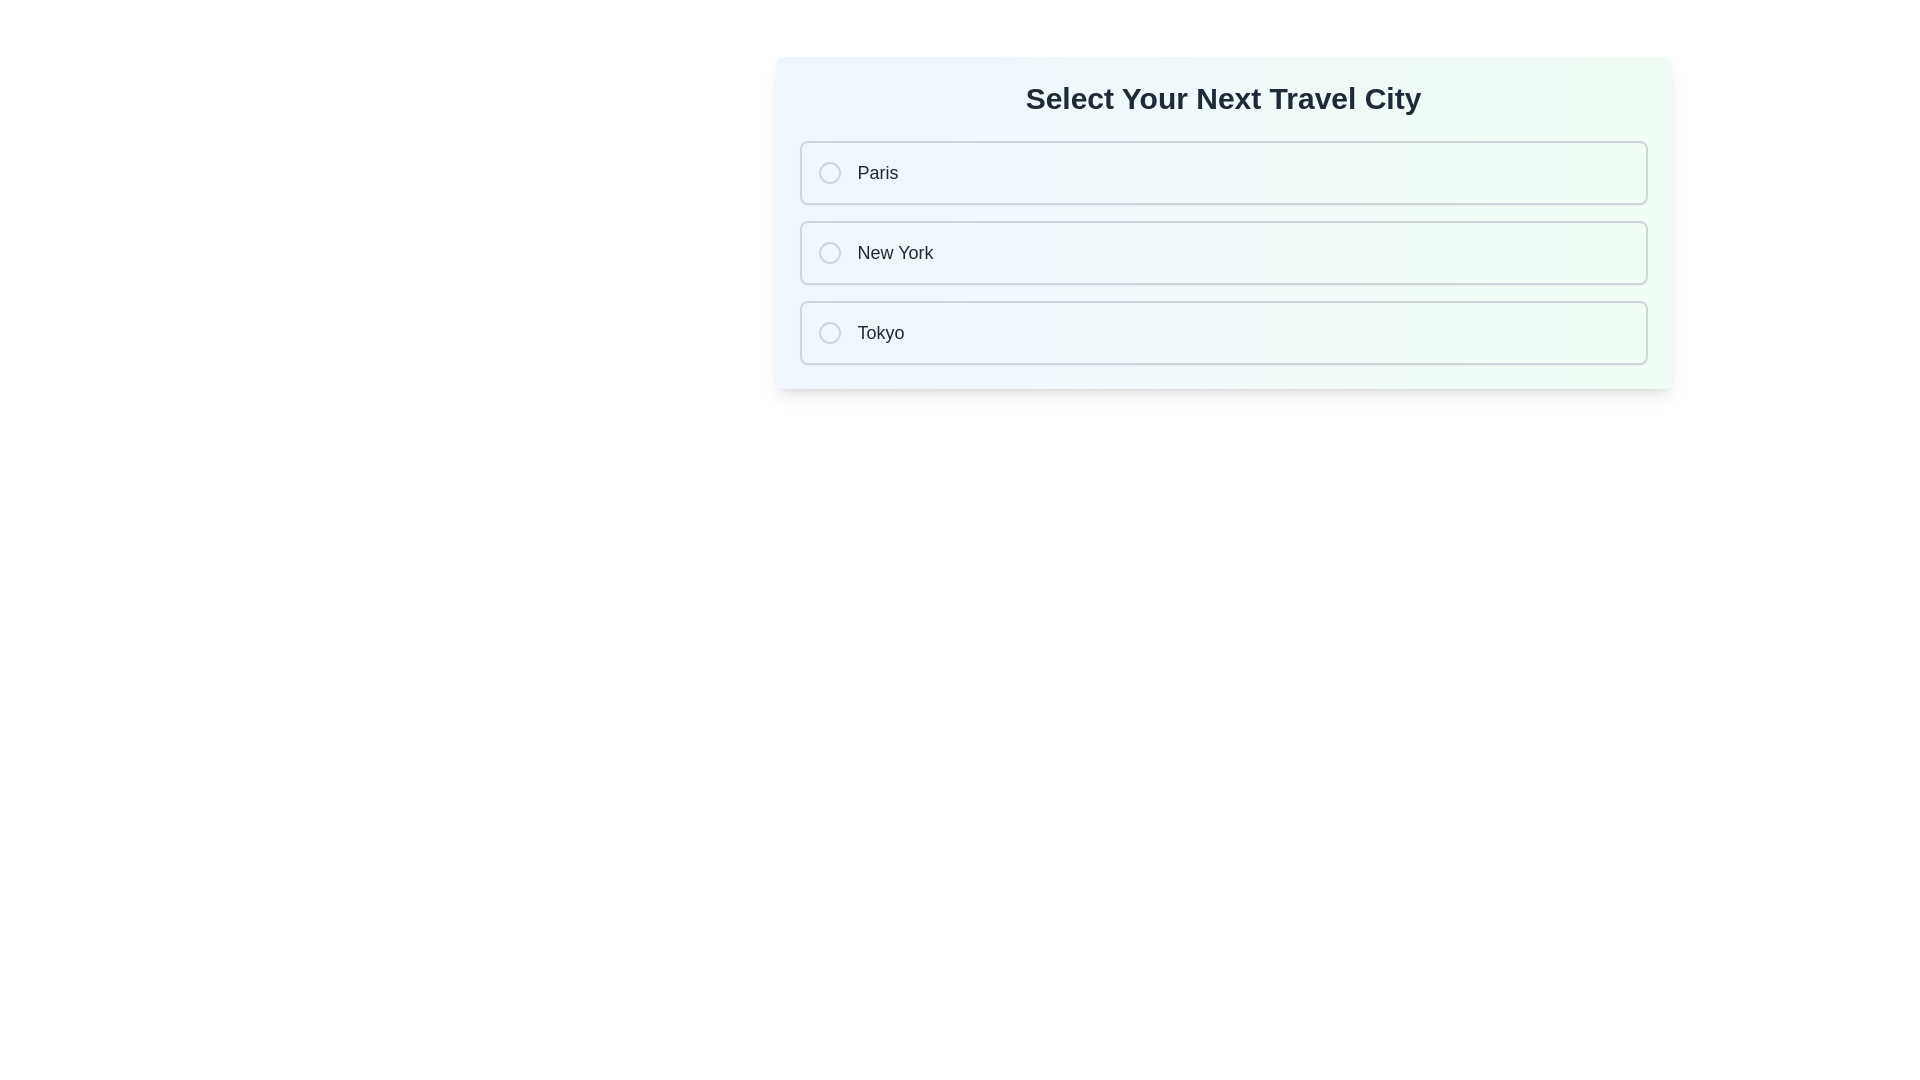 The width and height of the screenshot is (1920, 1080). Describe the element at coordinates (829, 172) in the screenshot. I see `the radio button associated with the 'Paris' option` at that location.